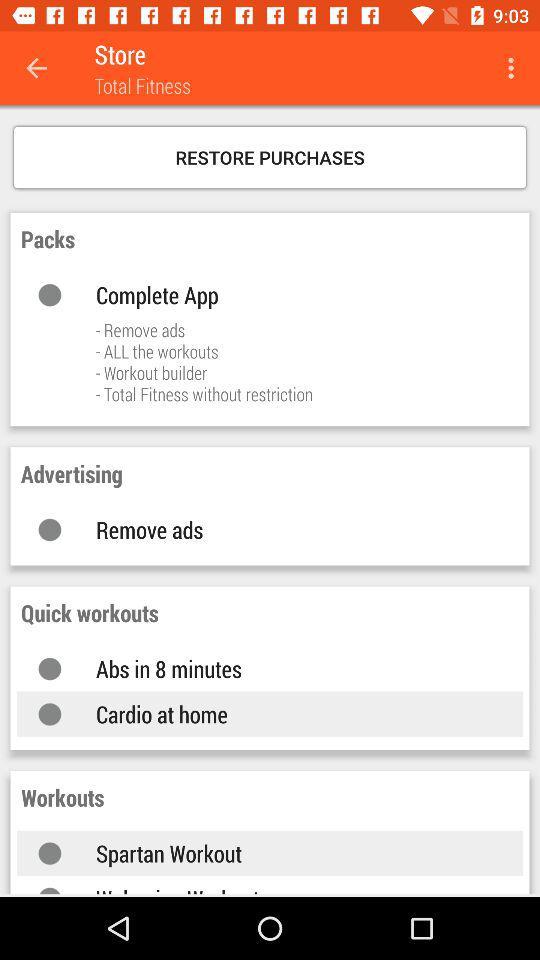  I want to click on icon to the left of store app, so click(36, 68).